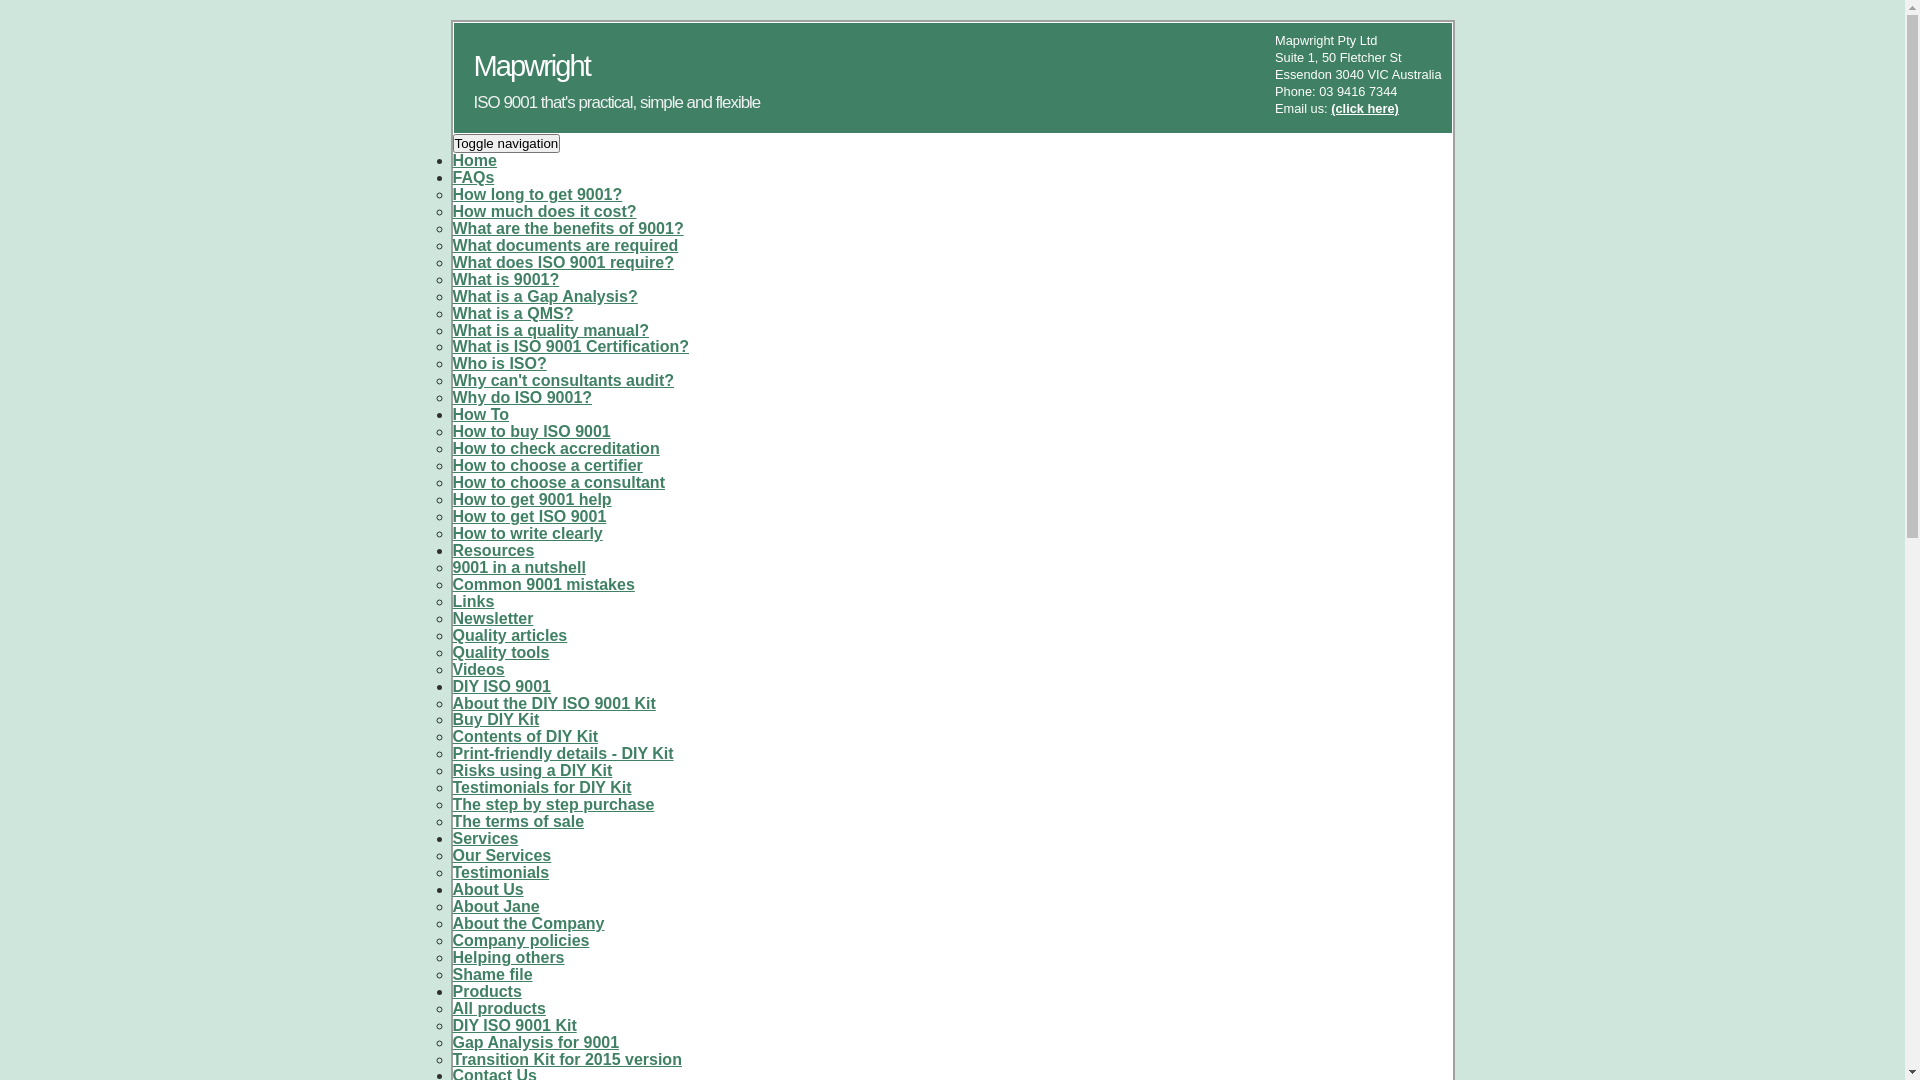 Image resolution: width=1920 pixels, height=1080 pixels. I want to click on 'Common 9001 mistakes', so click(542, 584).